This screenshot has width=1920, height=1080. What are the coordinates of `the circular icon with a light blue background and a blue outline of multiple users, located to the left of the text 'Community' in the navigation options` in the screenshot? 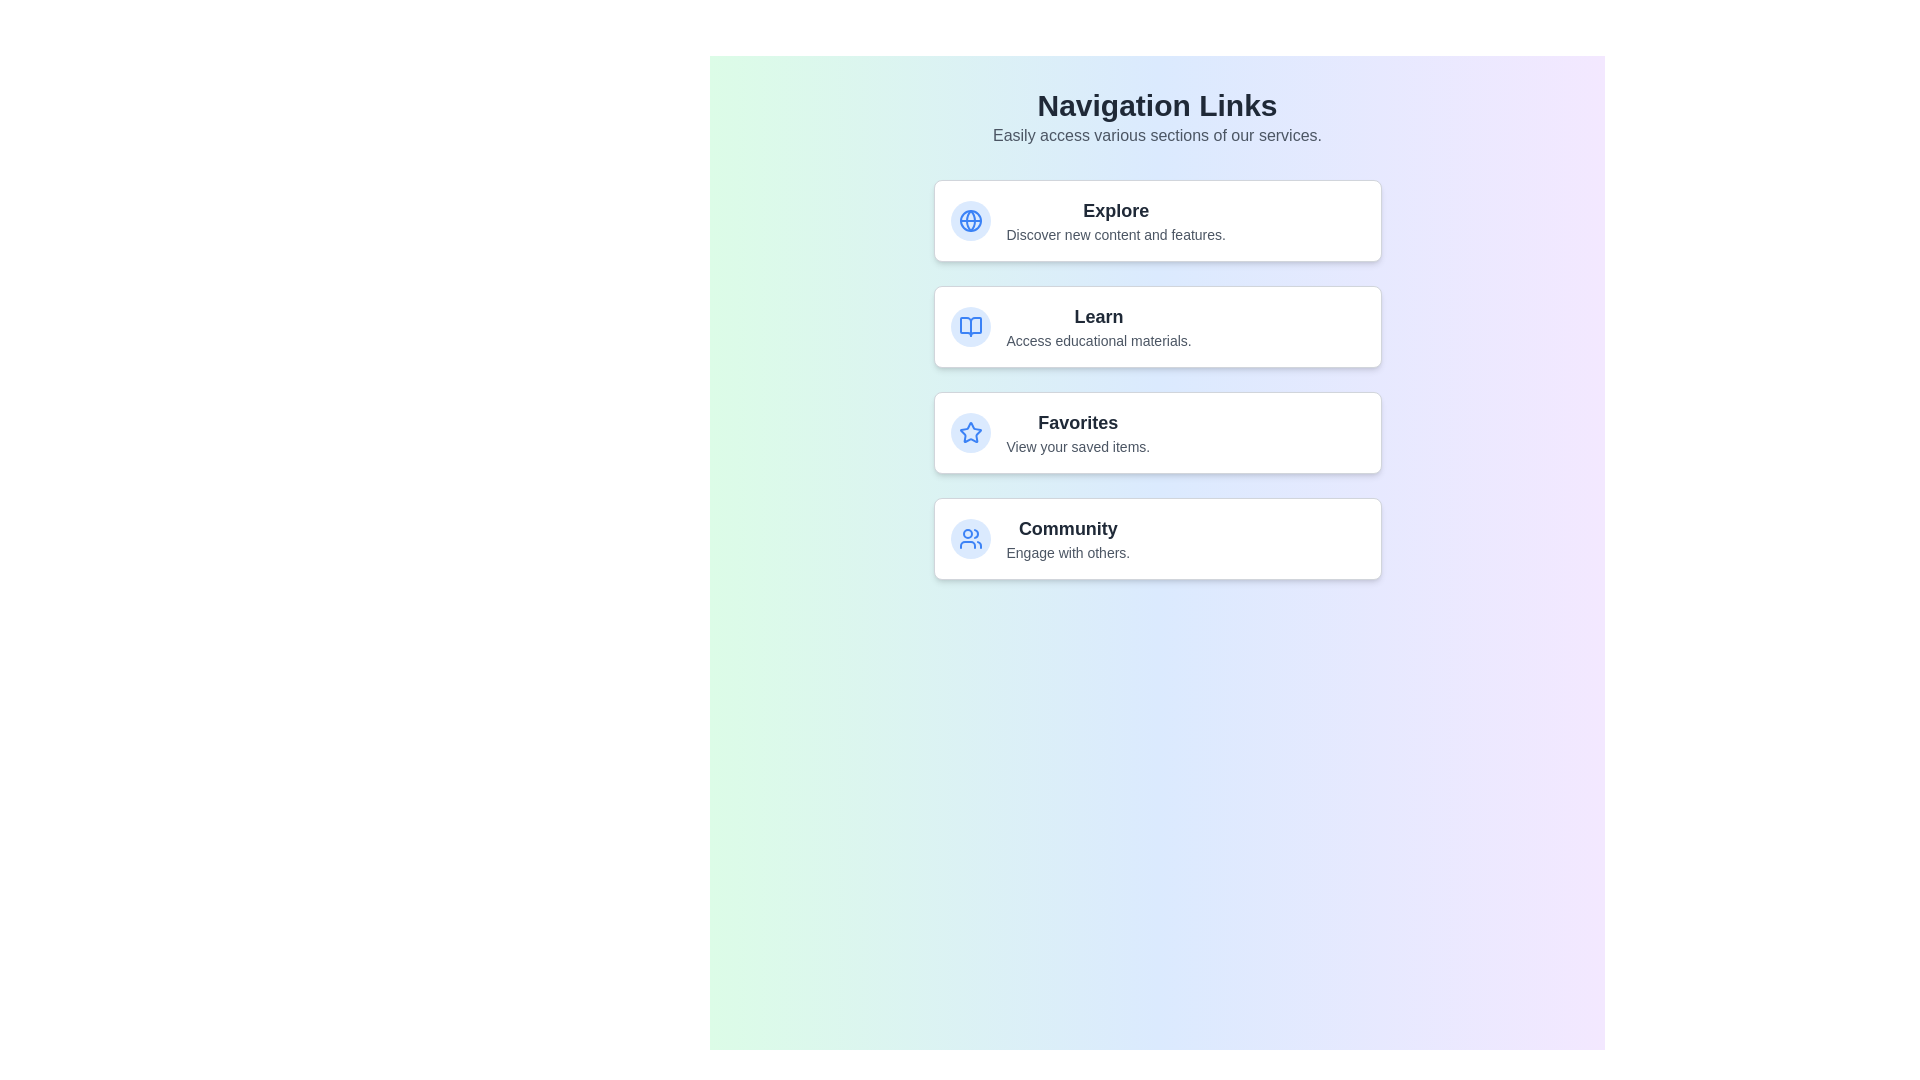 It's located at (970, 538).